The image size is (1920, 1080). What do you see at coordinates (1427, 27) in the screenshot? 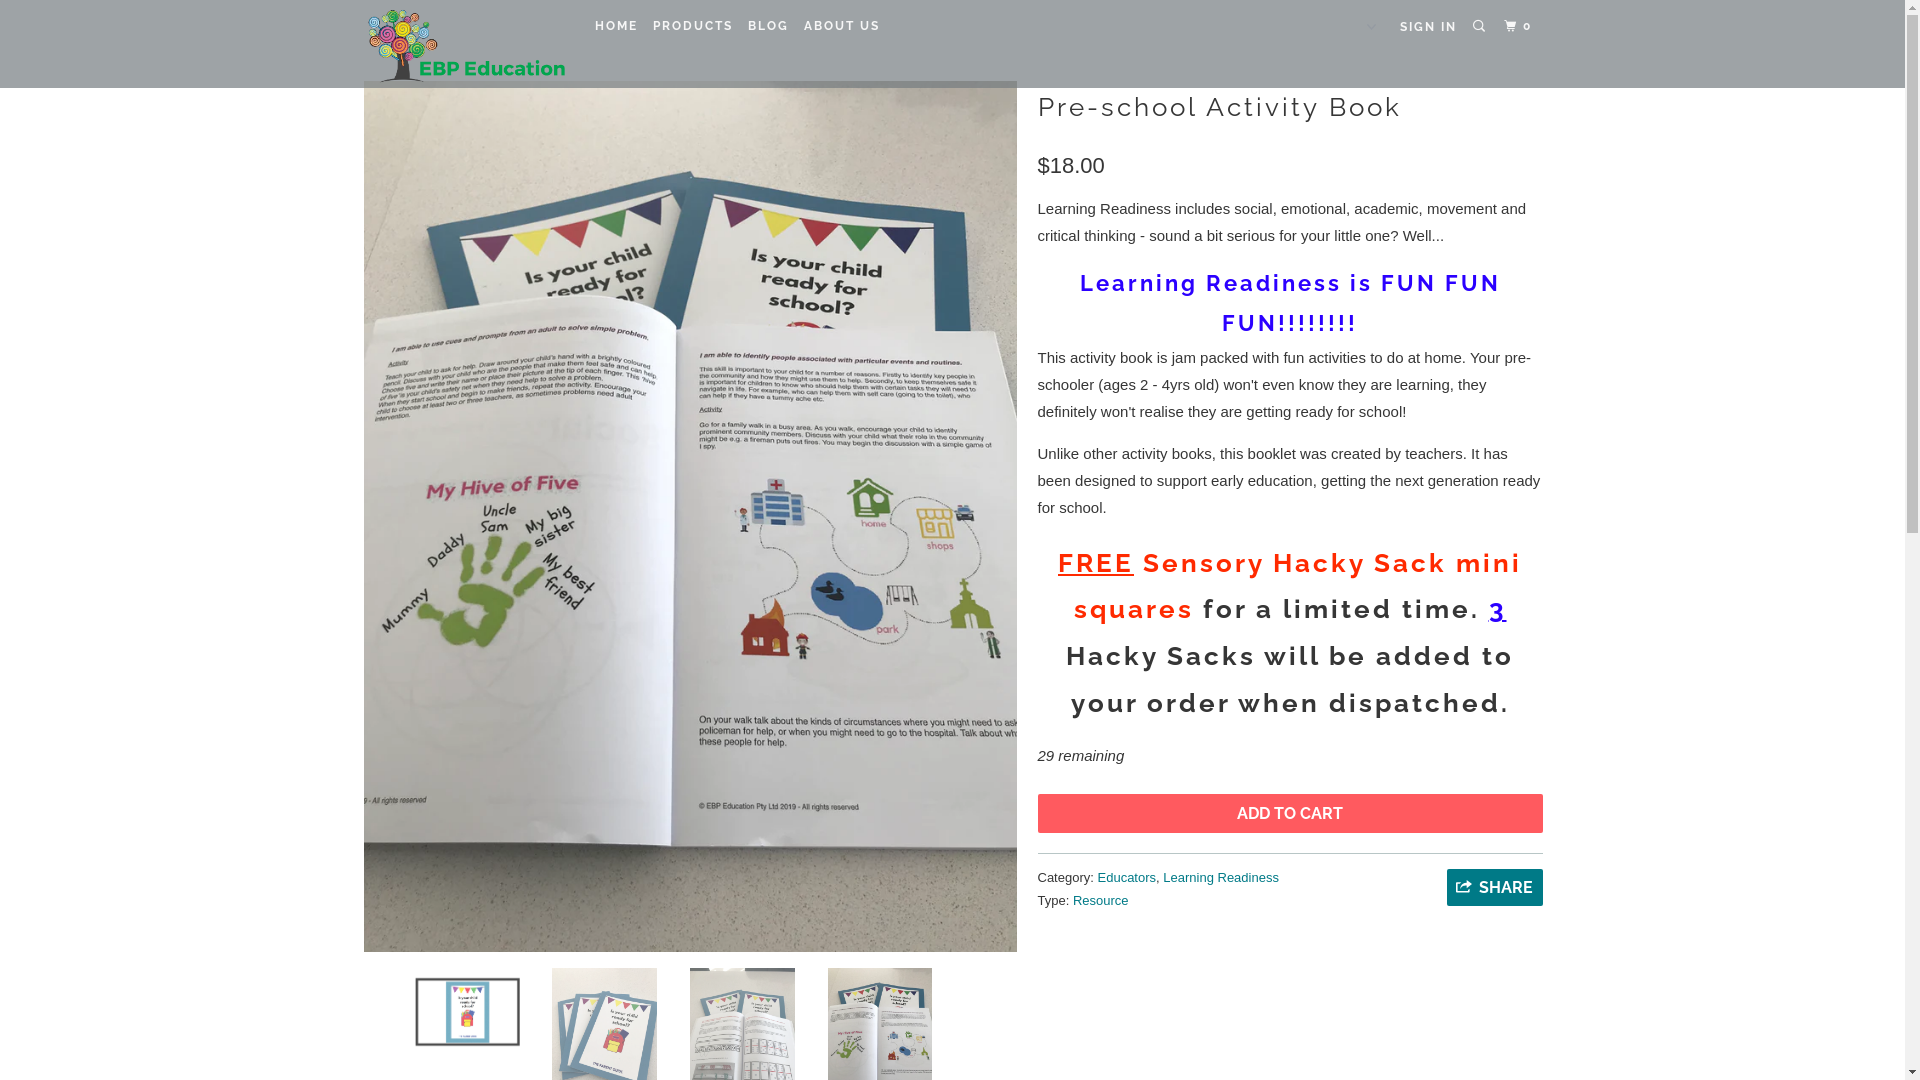
I see `'SIGN IN'` at bounding box center [1427, 27].